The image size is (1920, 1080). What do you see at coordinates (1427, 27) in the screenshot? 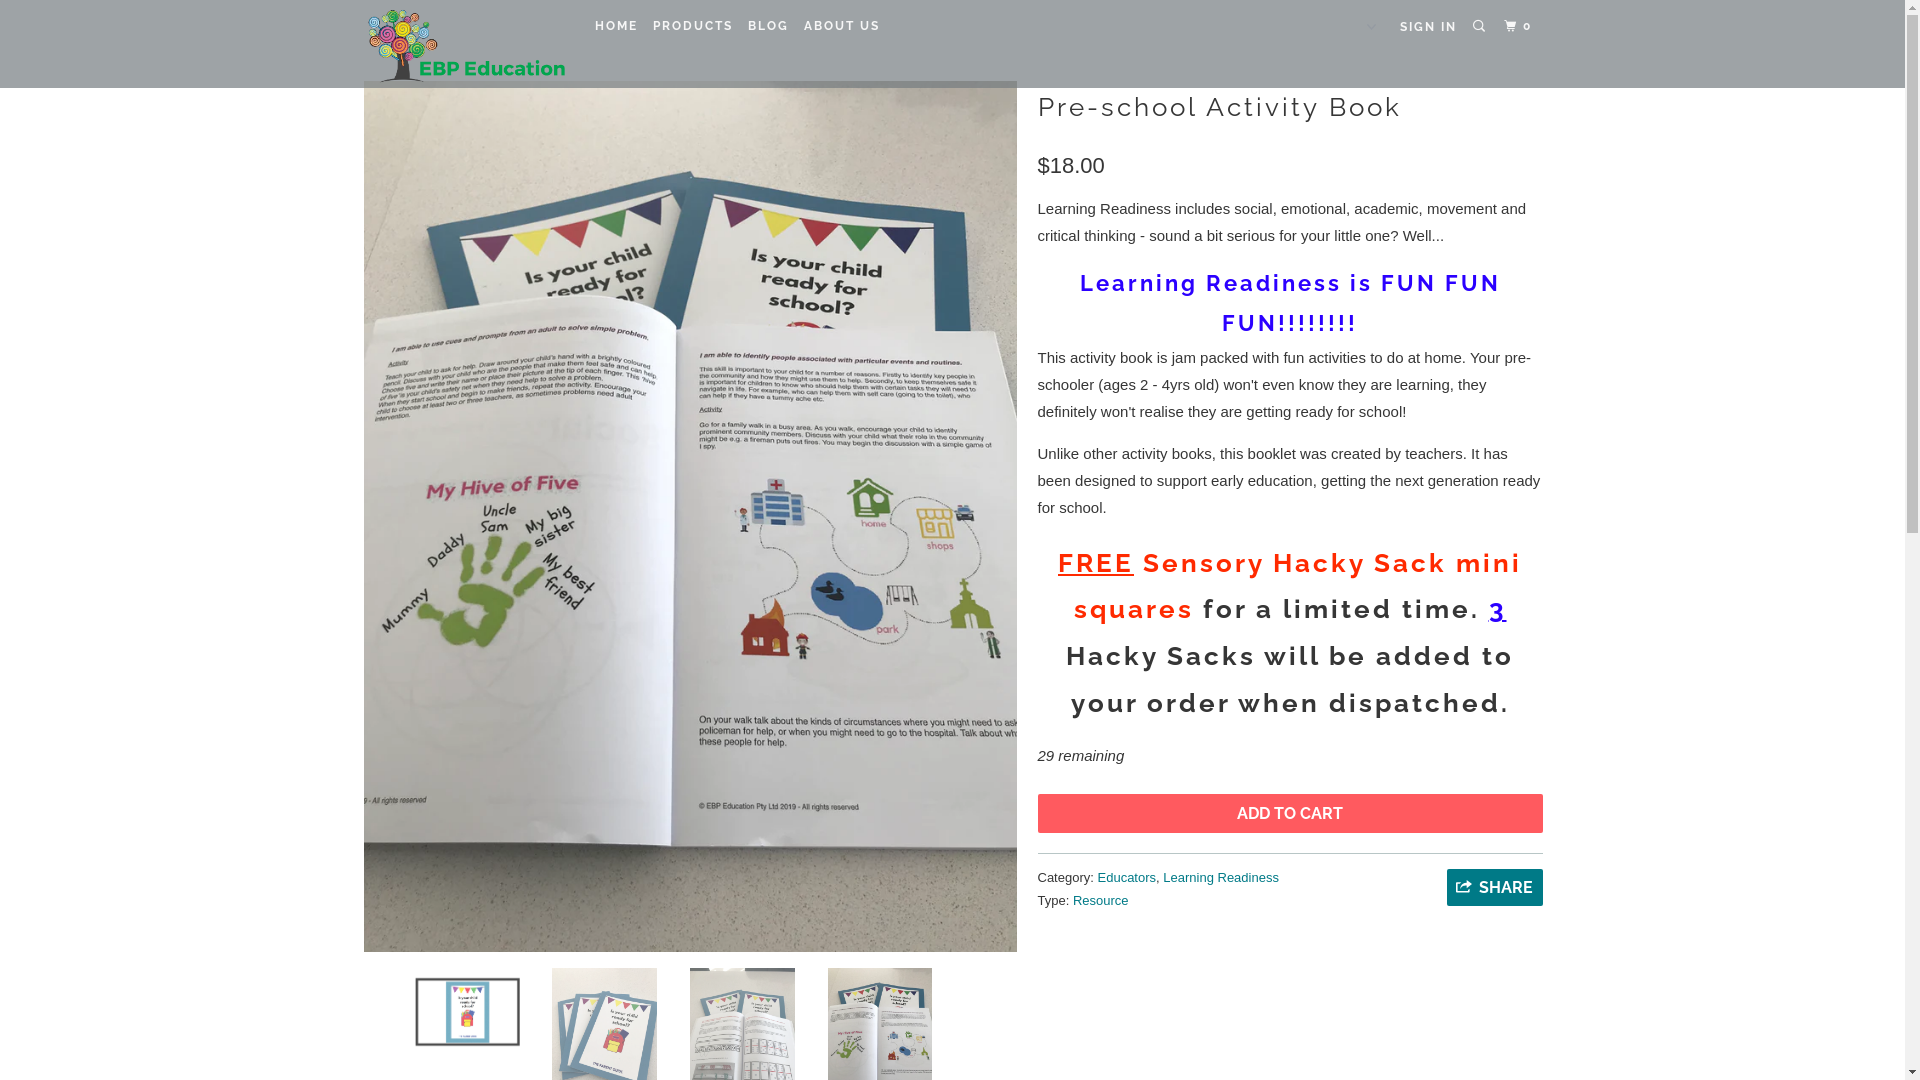
I see `'SIGN IN'` at bounding box center [1427, 27].